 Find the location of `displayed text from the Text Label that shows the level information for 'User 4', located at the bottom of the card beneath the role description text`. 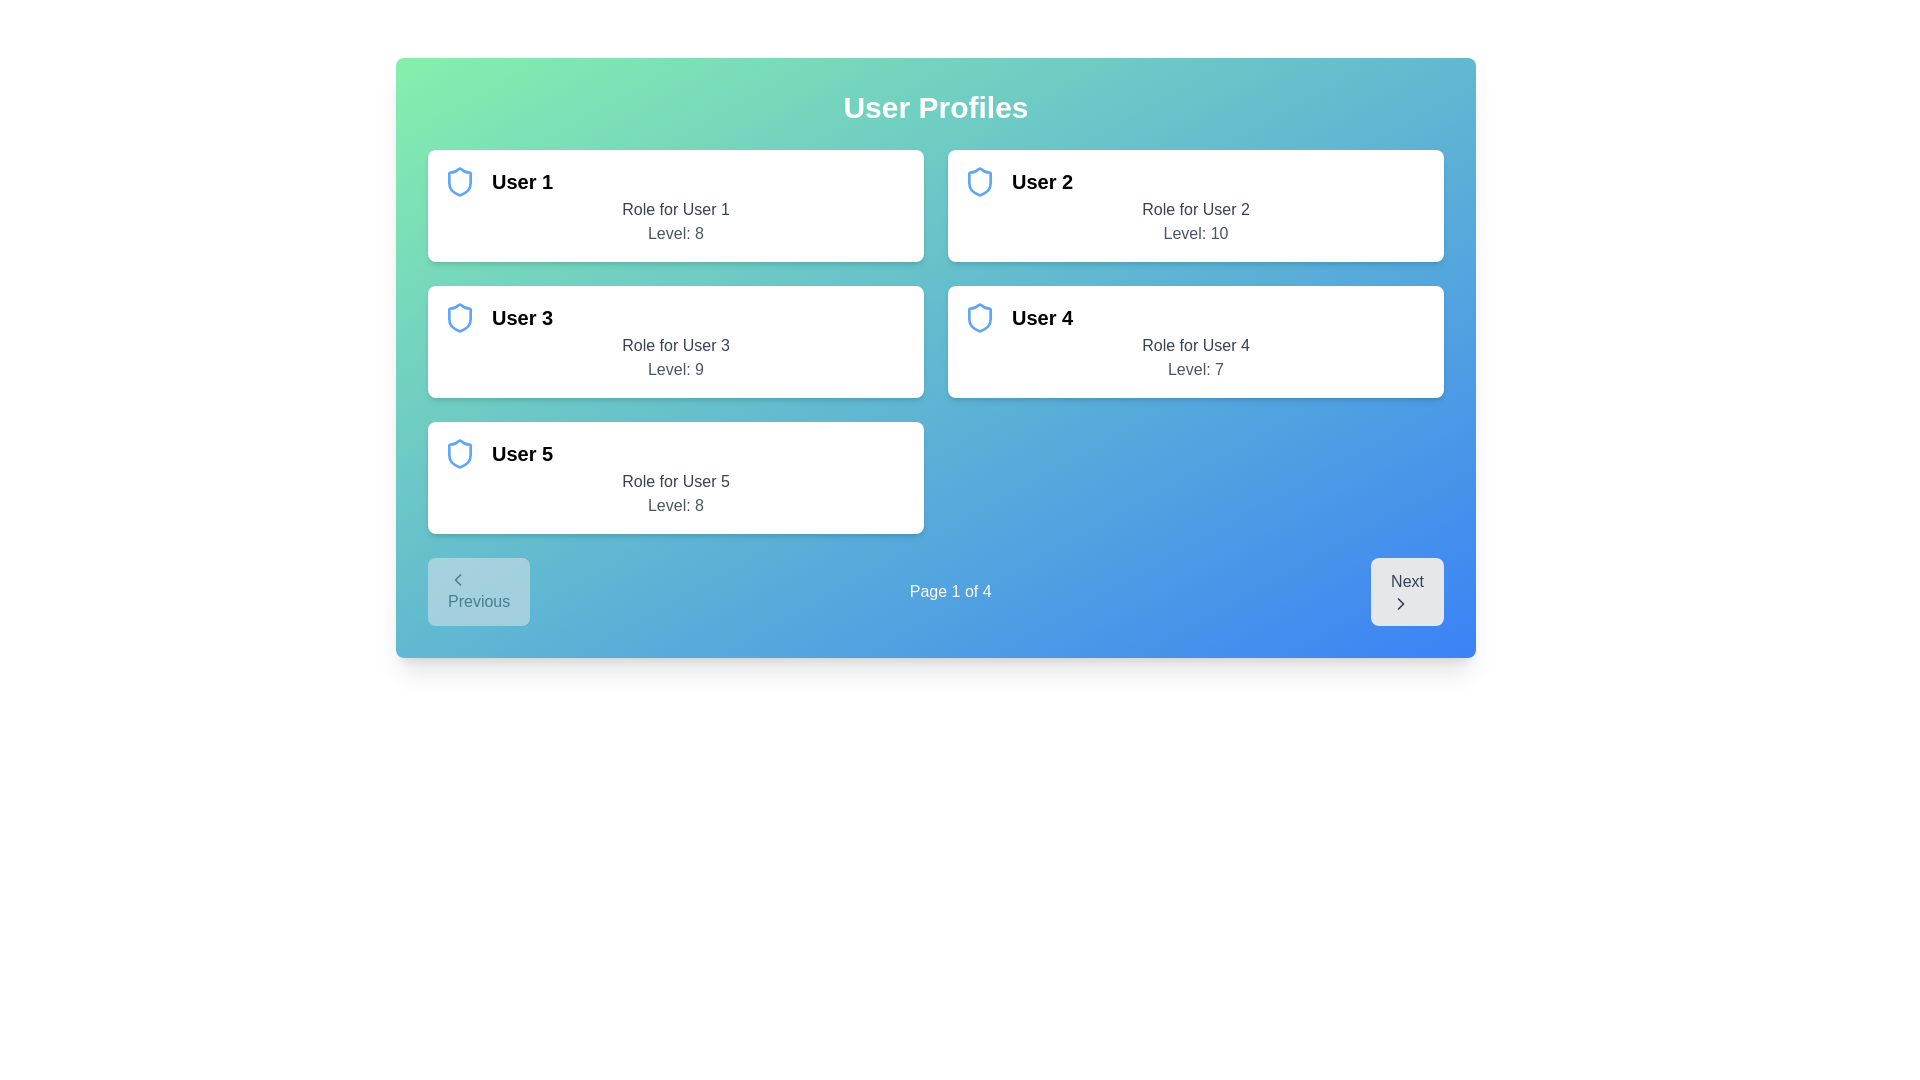

displayed text from the Text Label that shows the level information for 'User 4', located at the bottom of the card beneath the role description text is located at coordinates (1195, 370).